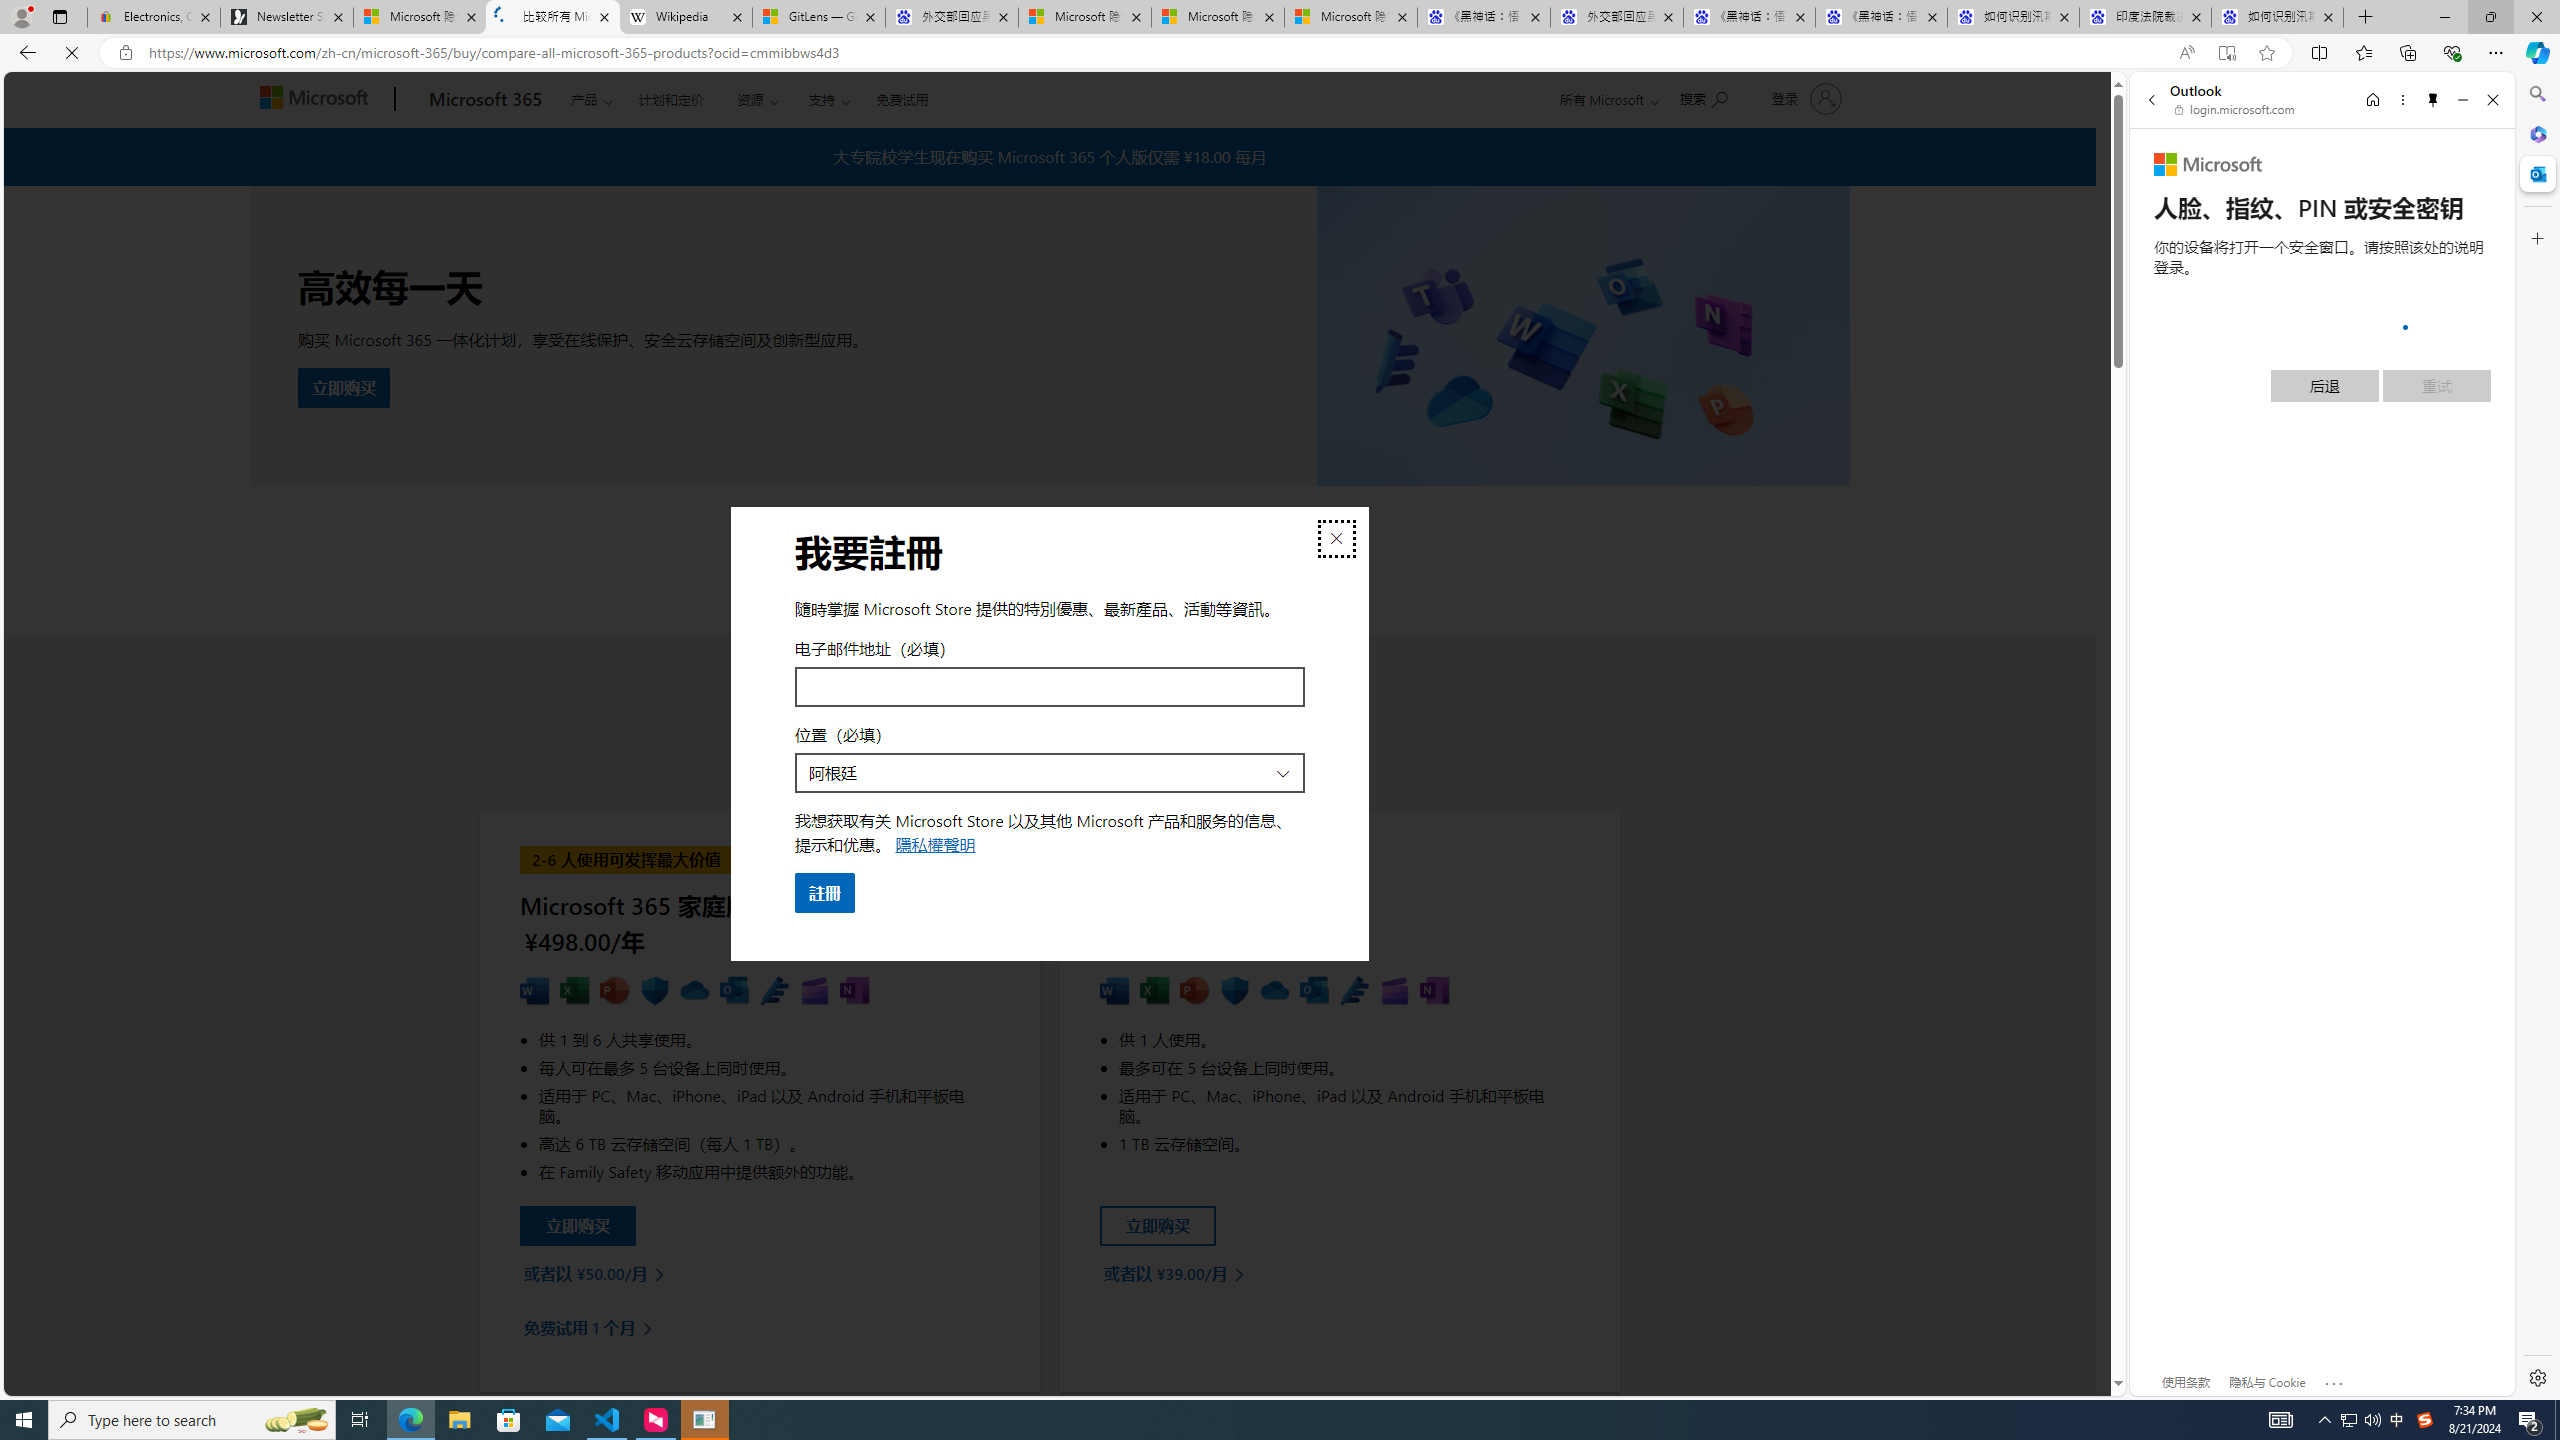 The height and width of the screenshot is (1440, 2560). I want to click on 'Unpin side pane', so click(2433, 99).